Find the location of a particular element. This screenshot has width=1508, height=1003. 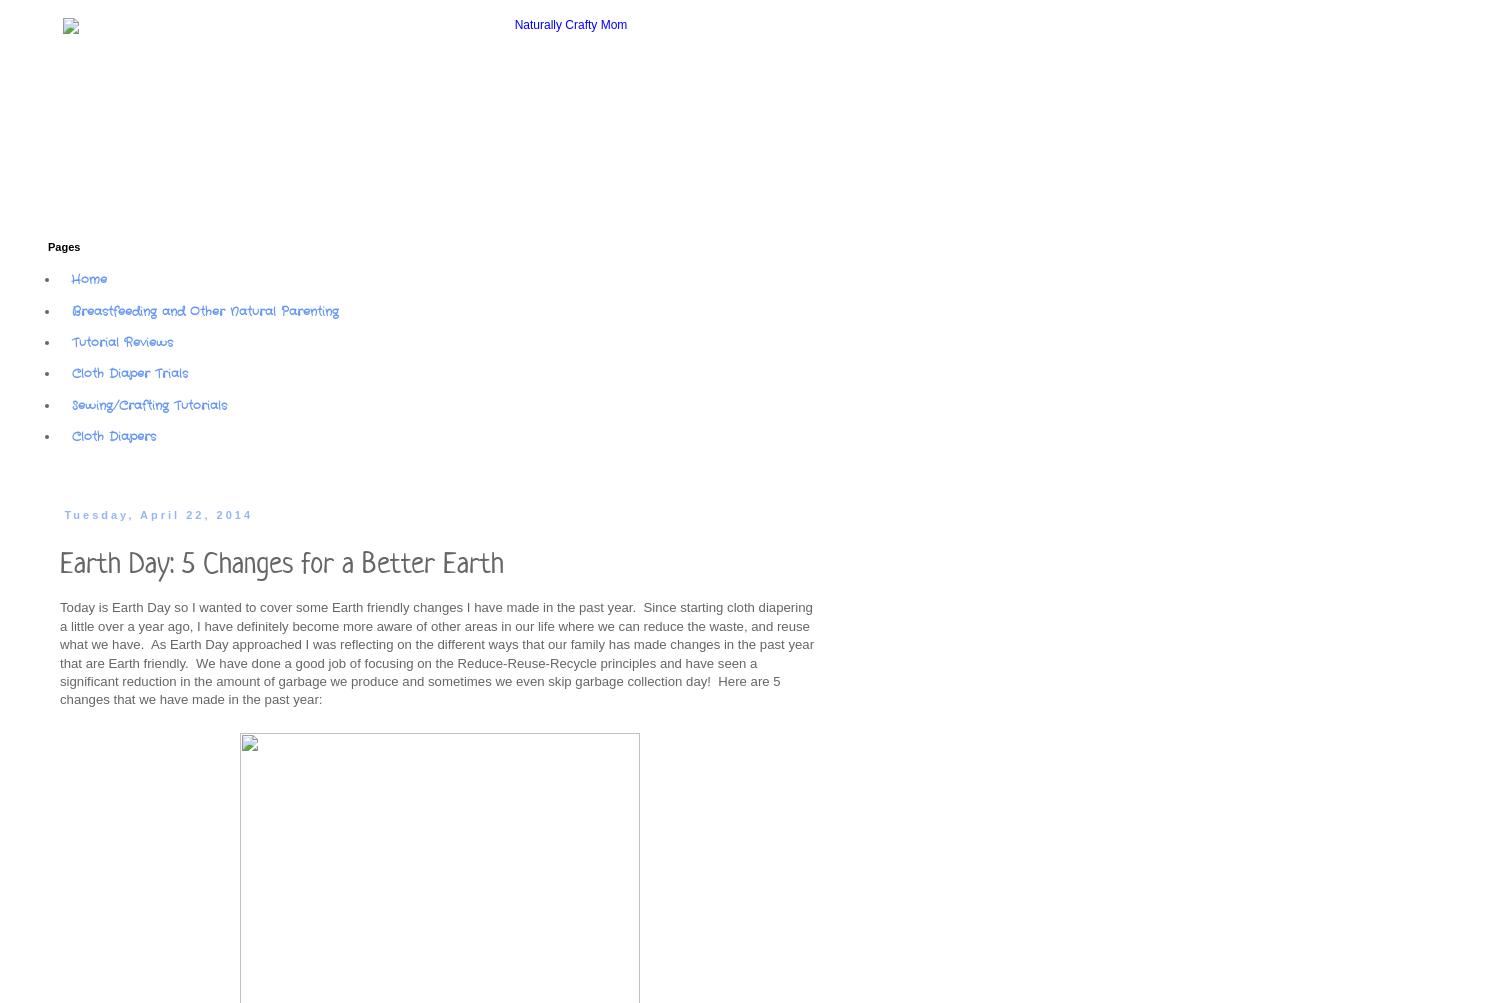

'Cloth Diapers' is located at coordinates (71, 436).